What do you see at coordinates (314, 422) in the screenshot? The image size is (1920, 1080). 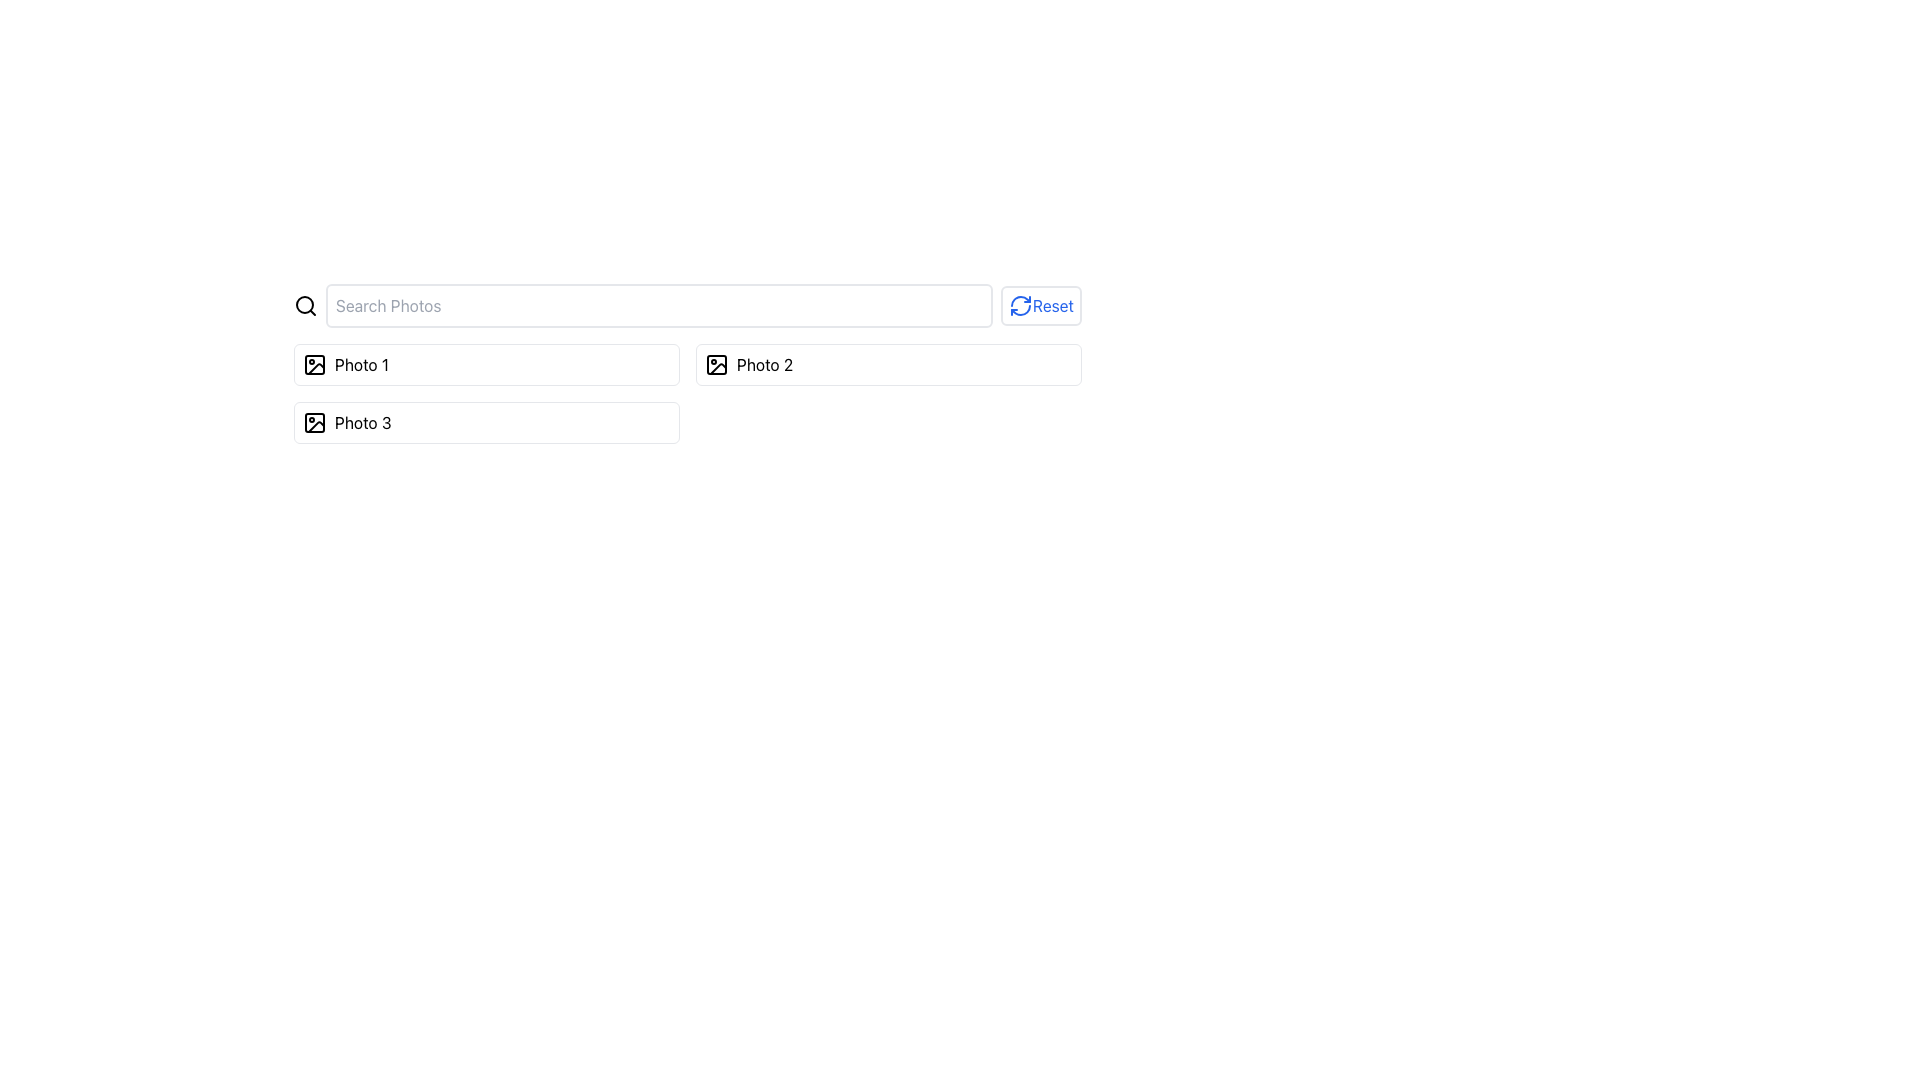 I see `the upper-left component of the icon graphic that symbolizes an image or photo placeholder functionality` at bounding box center [314, 422].